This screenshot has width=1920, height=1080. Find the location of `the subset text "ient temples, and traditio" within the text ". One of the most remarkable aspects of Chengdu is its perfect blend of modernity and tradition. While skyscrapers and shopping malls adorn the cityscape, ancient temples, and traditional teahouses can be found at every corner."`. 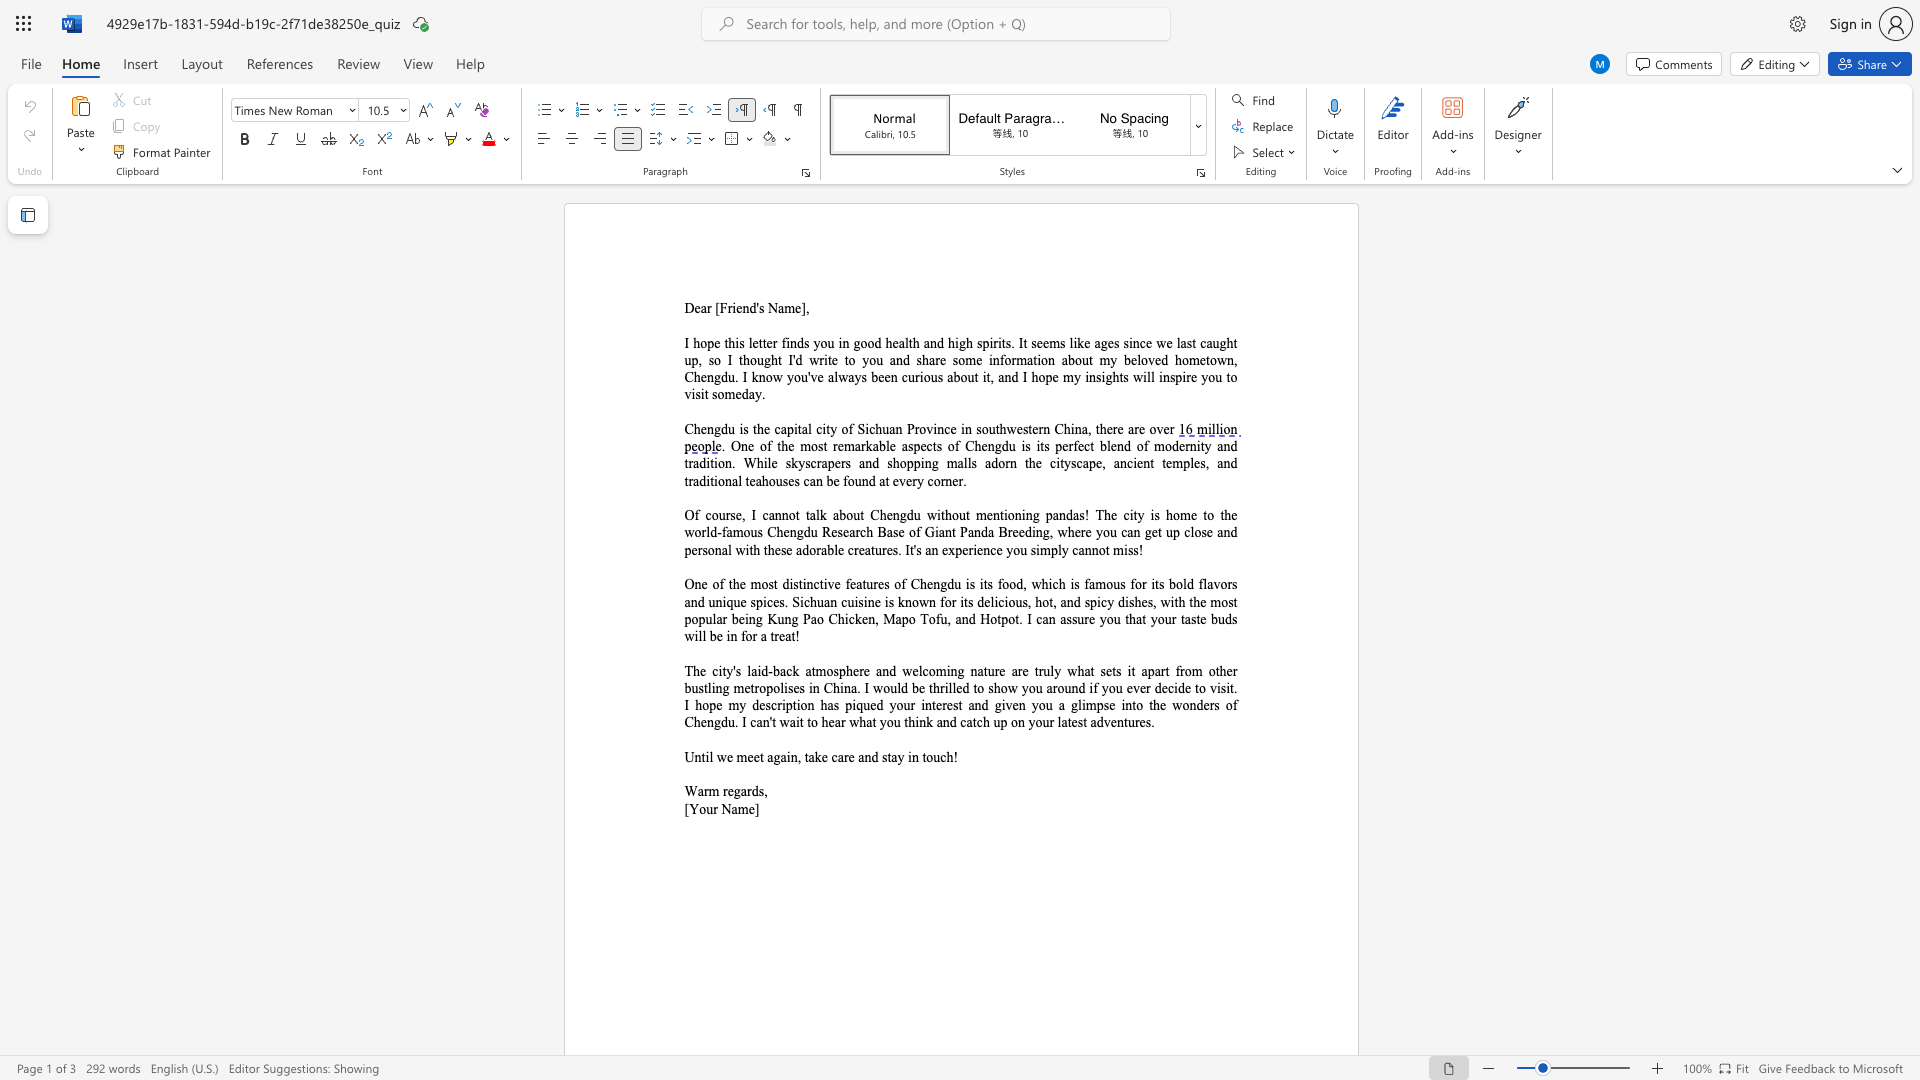

the subset text "ient temples, and traditio" within the text ". One of the most remarkable aspects of Chengdu is its perfect blend of modernity and tradition. While skyscrapers and shopping malls adorn the cityscape, ancient temples, and traditional teahouses can be found at every corner." is located at coordinates (1133, 463).